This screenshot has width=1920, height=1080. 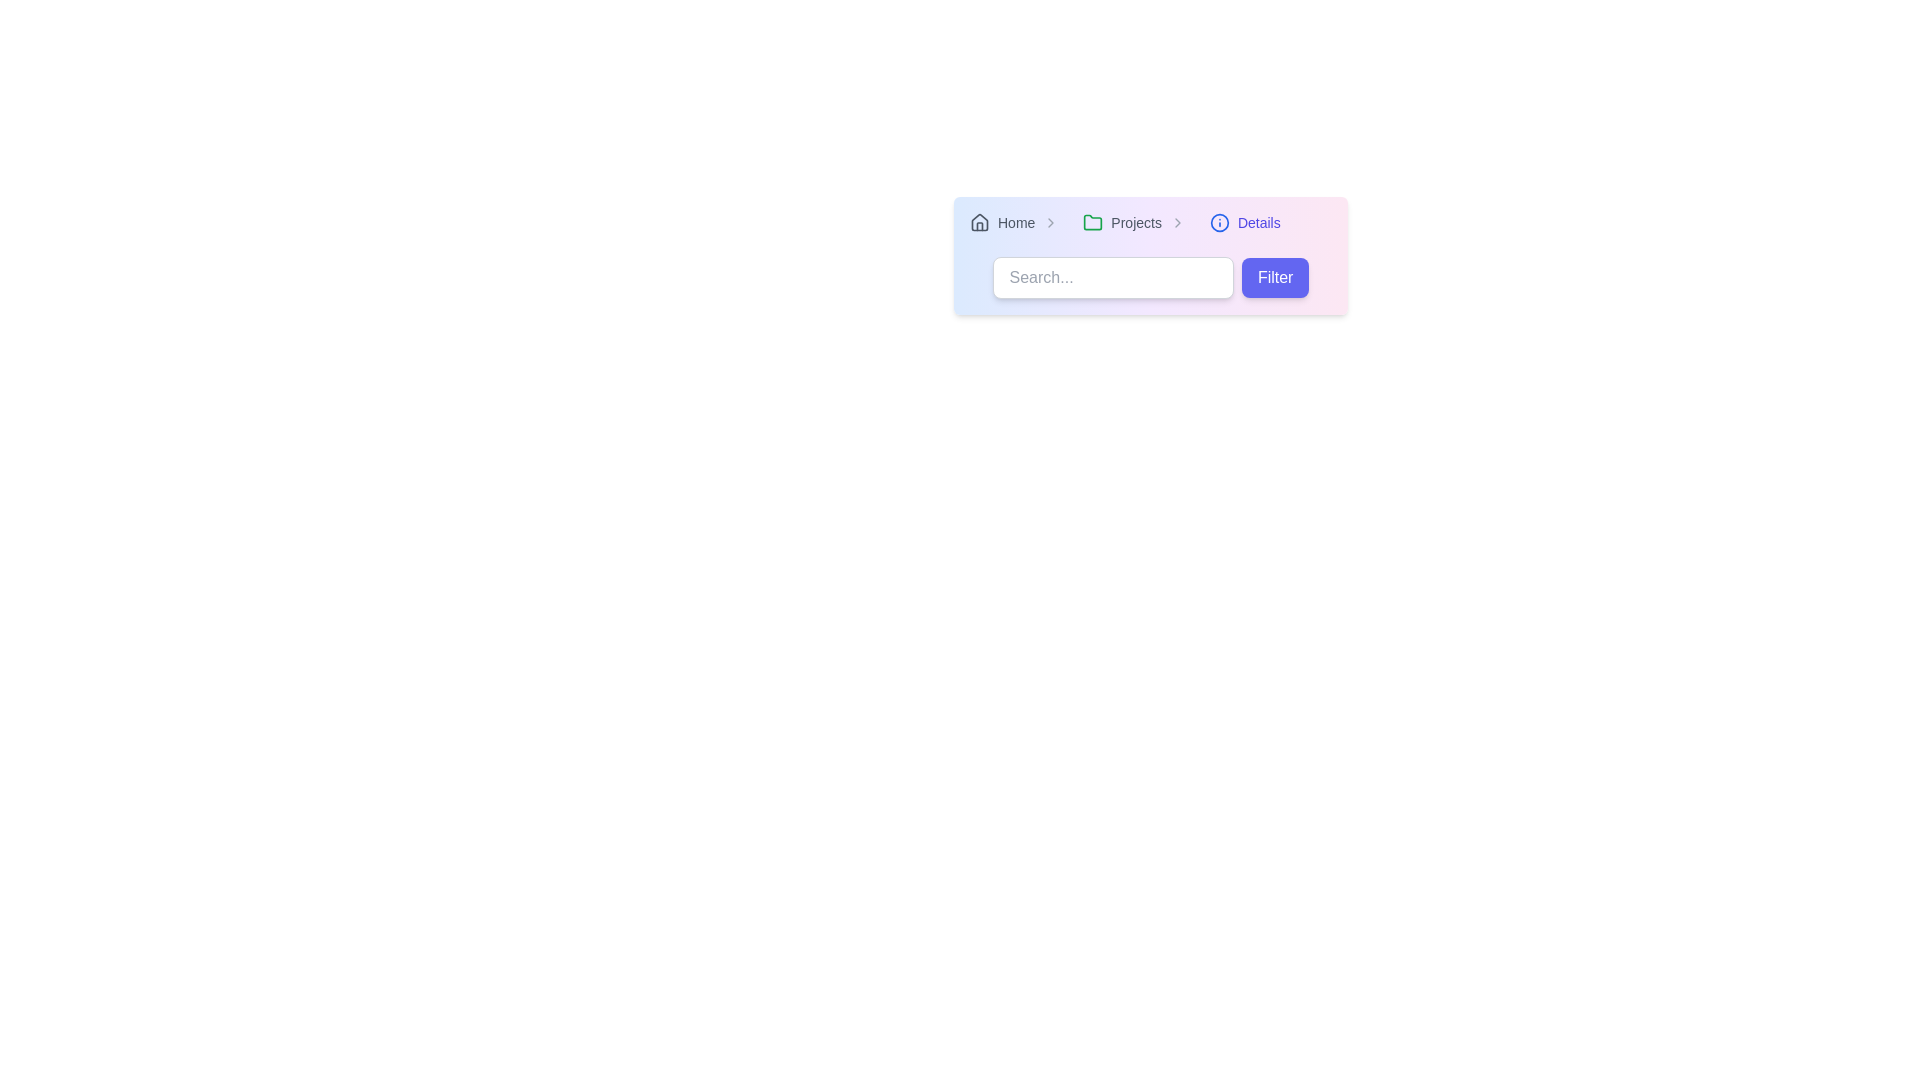 What do you see at coordinates (1138, 223) in the screenshot?
I see `the 'Projects' breadcrumb navigation item, which is identified by a green folder icon and the text 'Projects'` at bounding box center [1138, 223].